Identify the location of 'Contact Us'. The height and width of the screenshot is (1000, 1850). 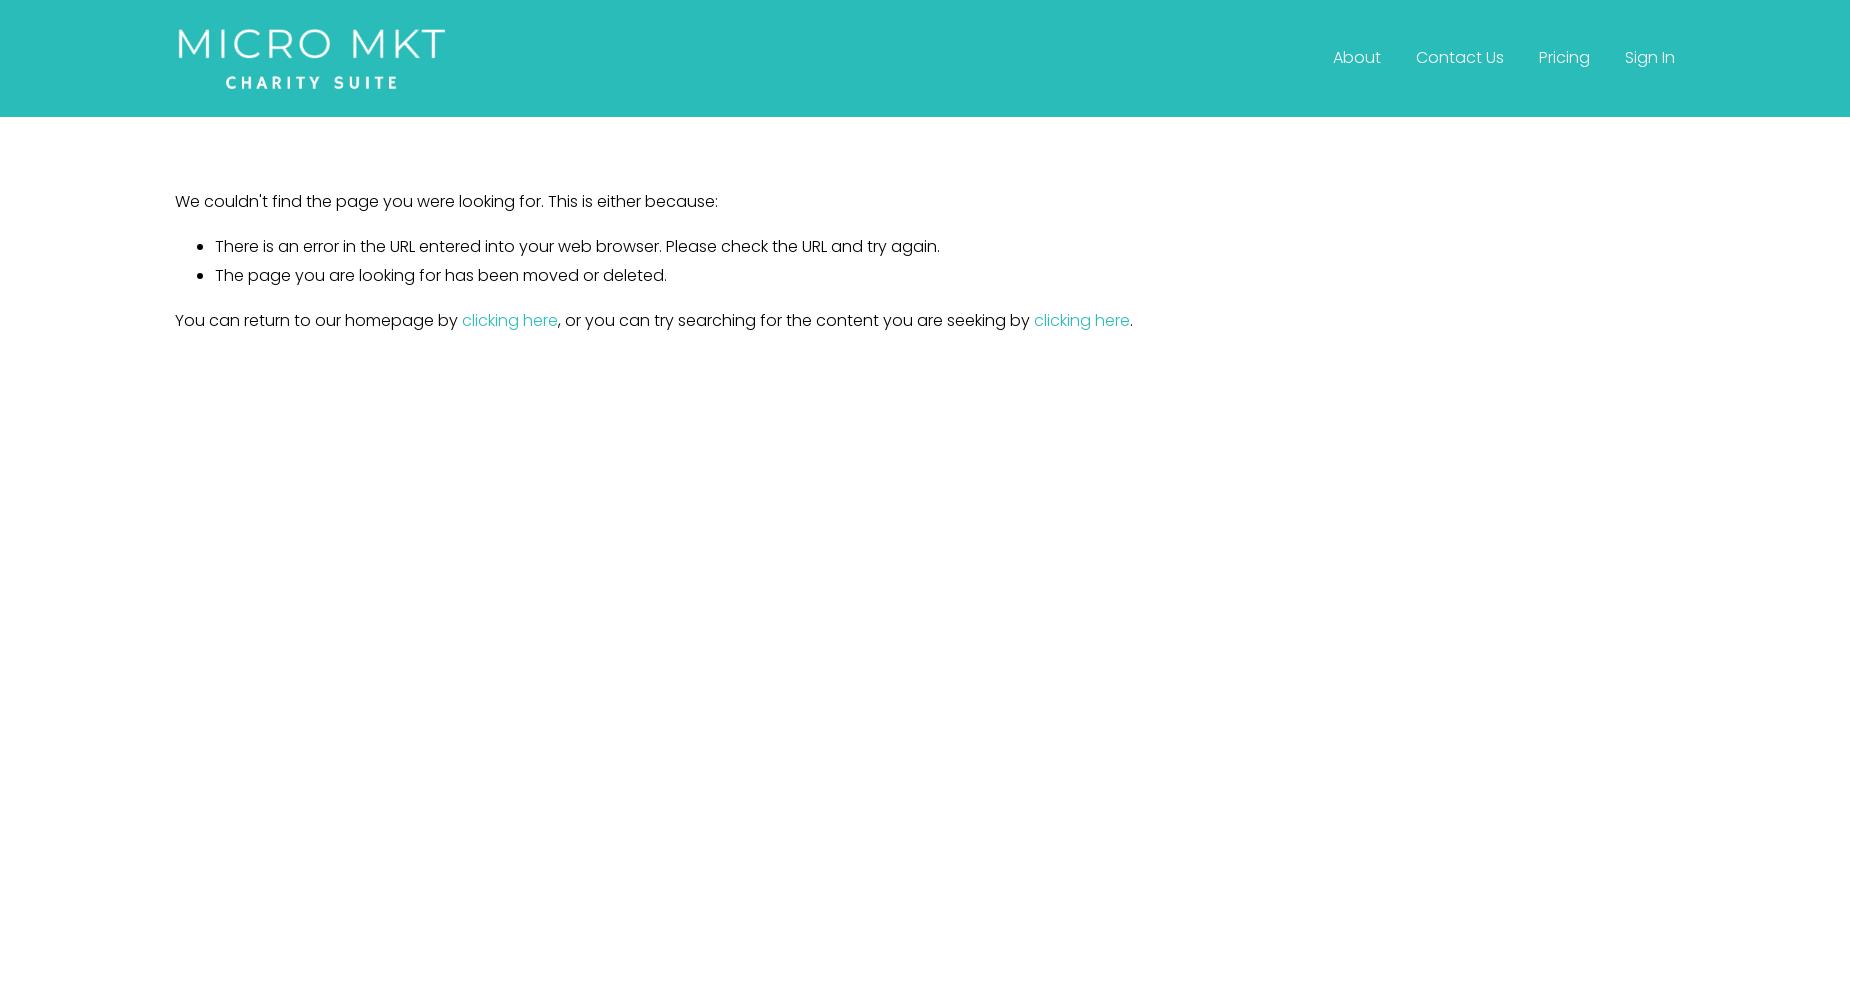
(1458, 57).